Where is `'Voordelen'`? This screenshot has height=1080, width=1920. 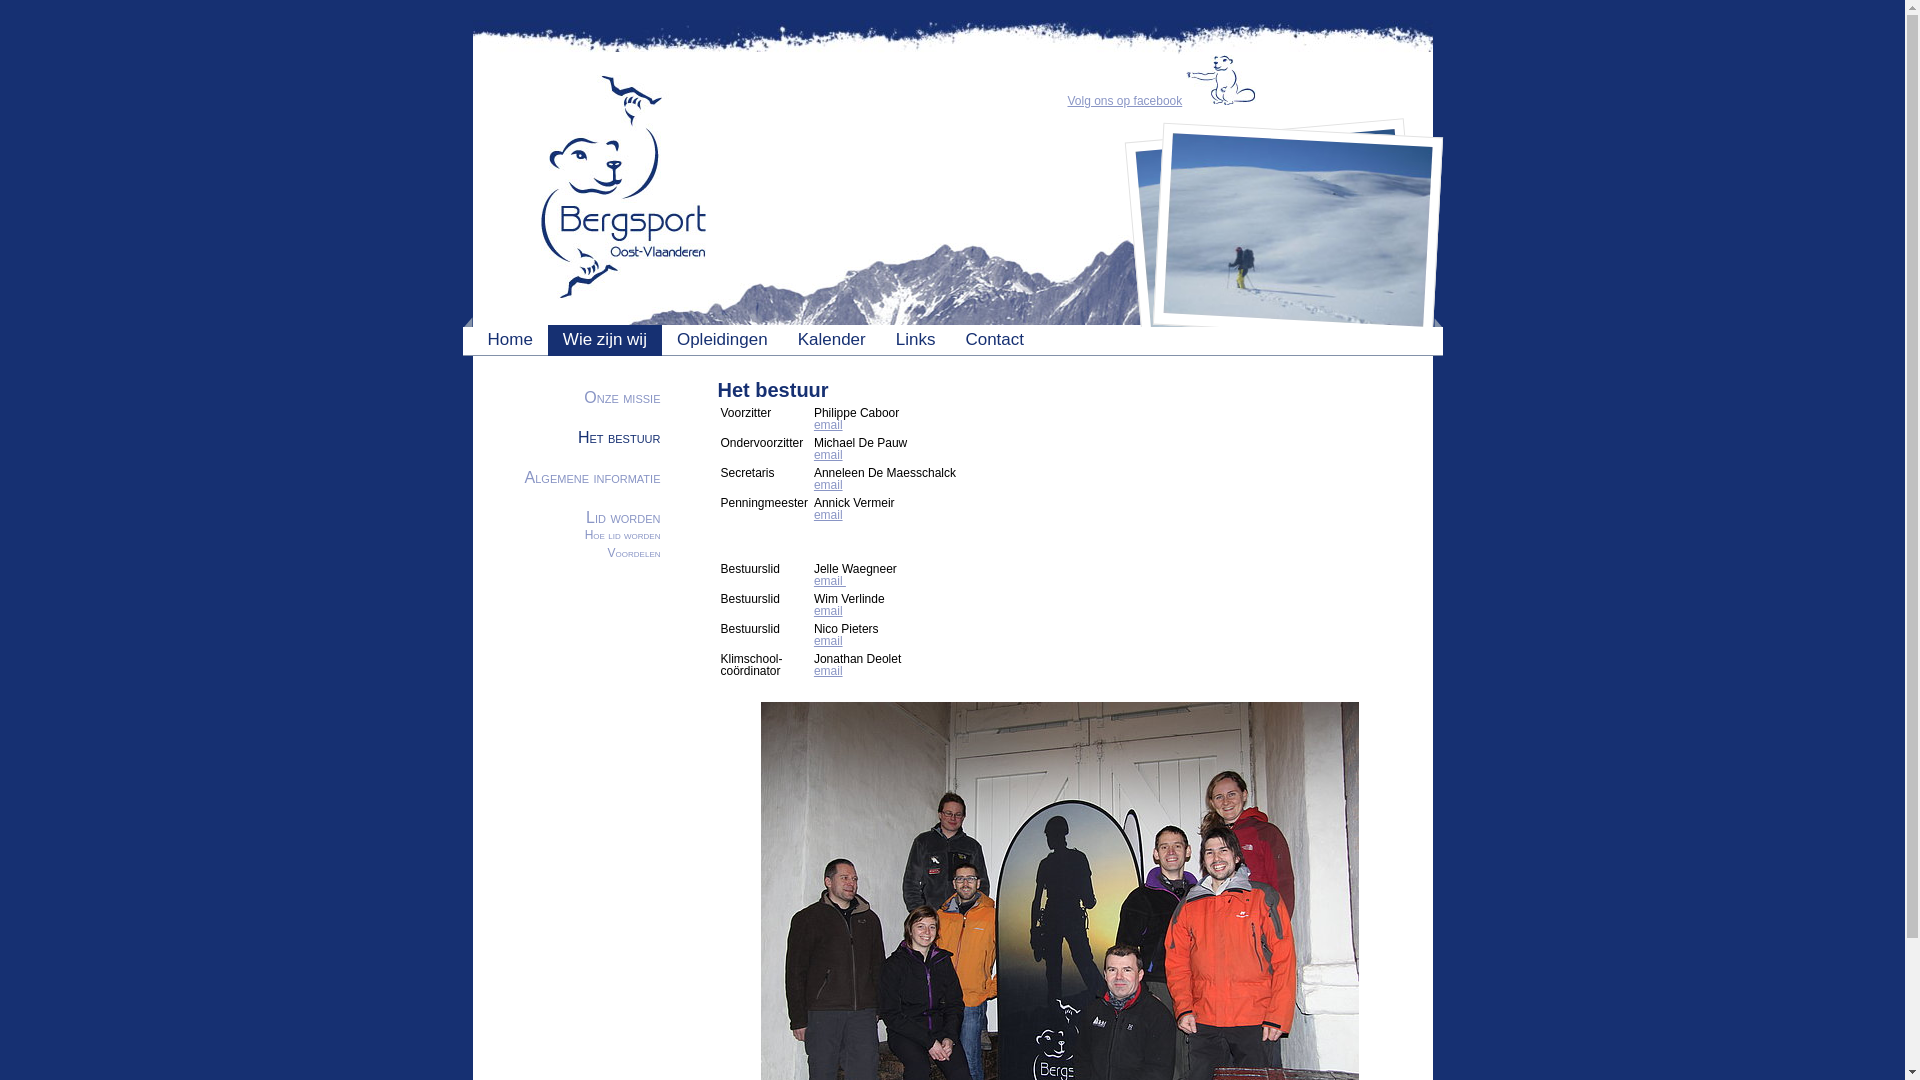 'Voordelen' is located at coordinates (633, 552).